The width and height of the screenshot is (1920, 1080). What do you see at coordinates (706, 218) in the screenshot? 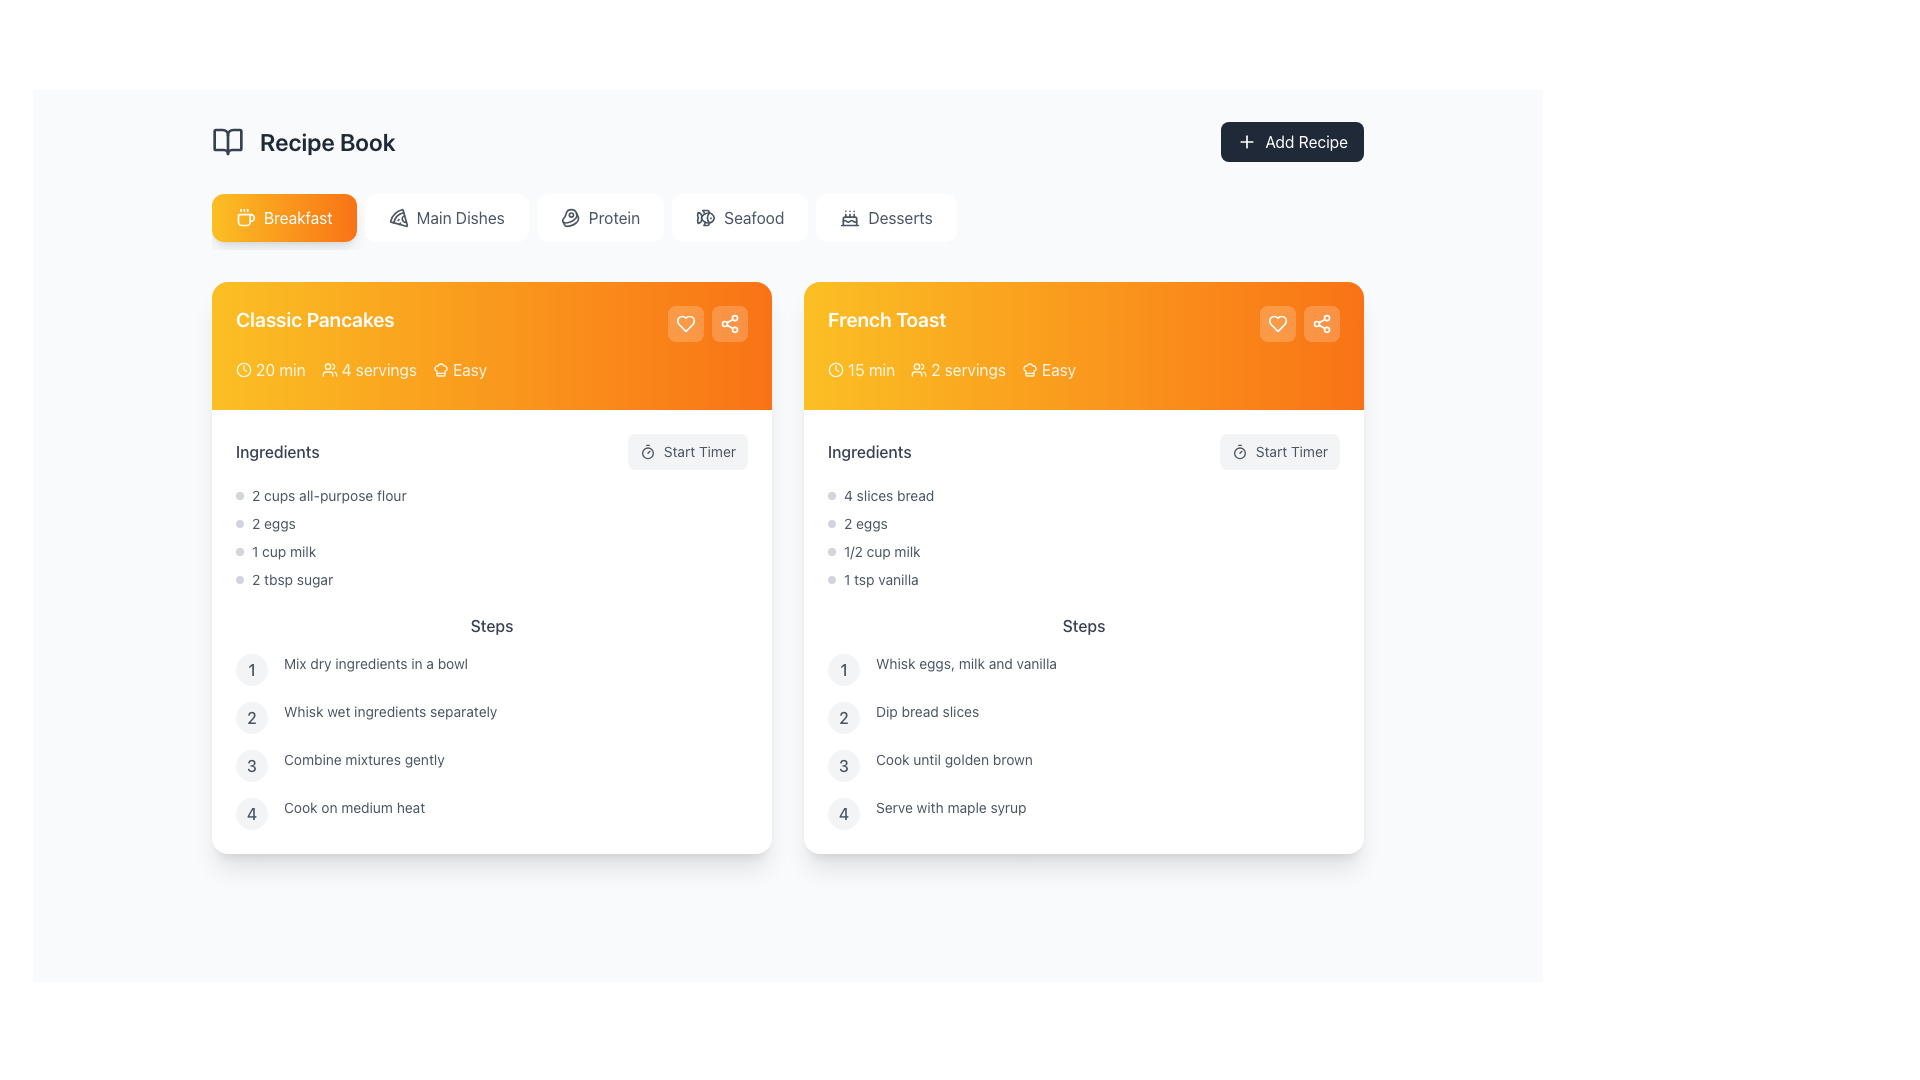
I see `the fish icon in the navigation bar, located to the left of the 'Seafood' label` at bounding box center [706, 218].